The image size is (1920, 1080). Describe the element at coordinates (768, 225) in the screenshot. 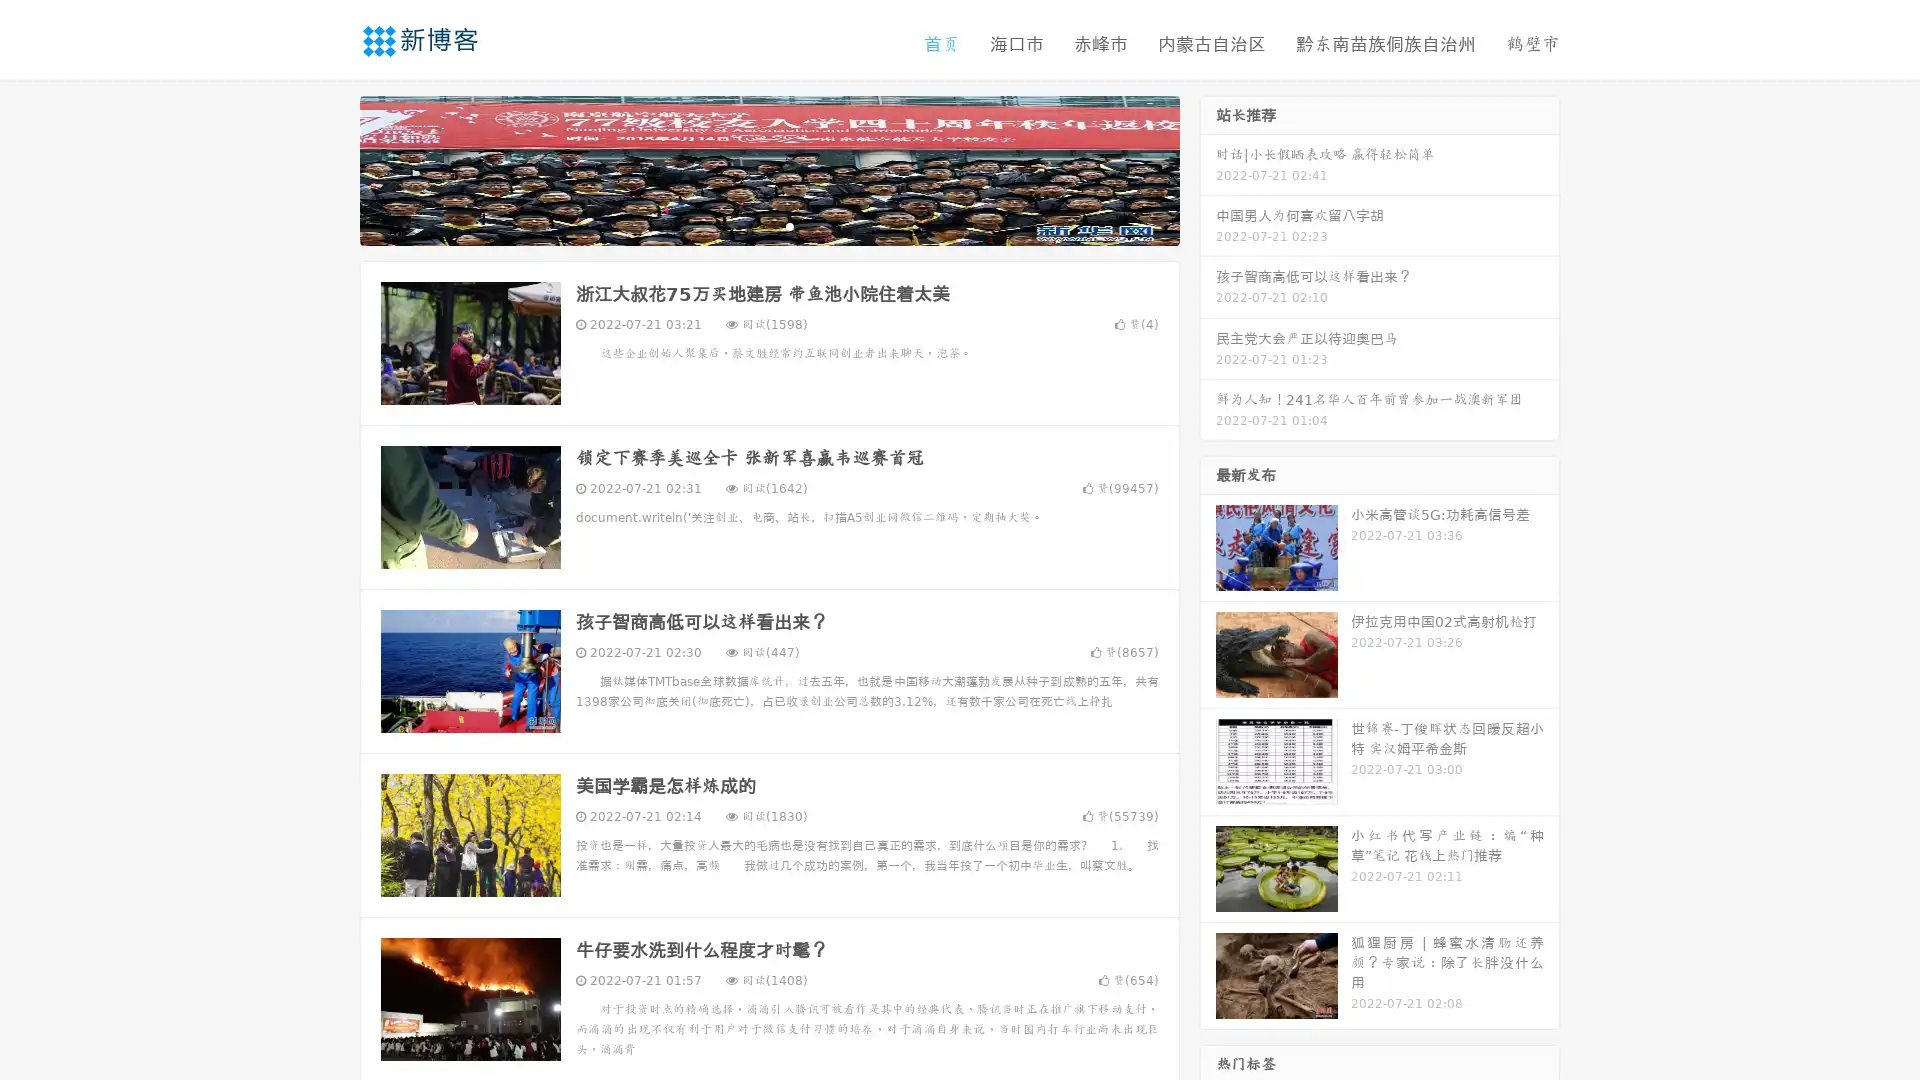

I see `Go to slide 2` at that location.